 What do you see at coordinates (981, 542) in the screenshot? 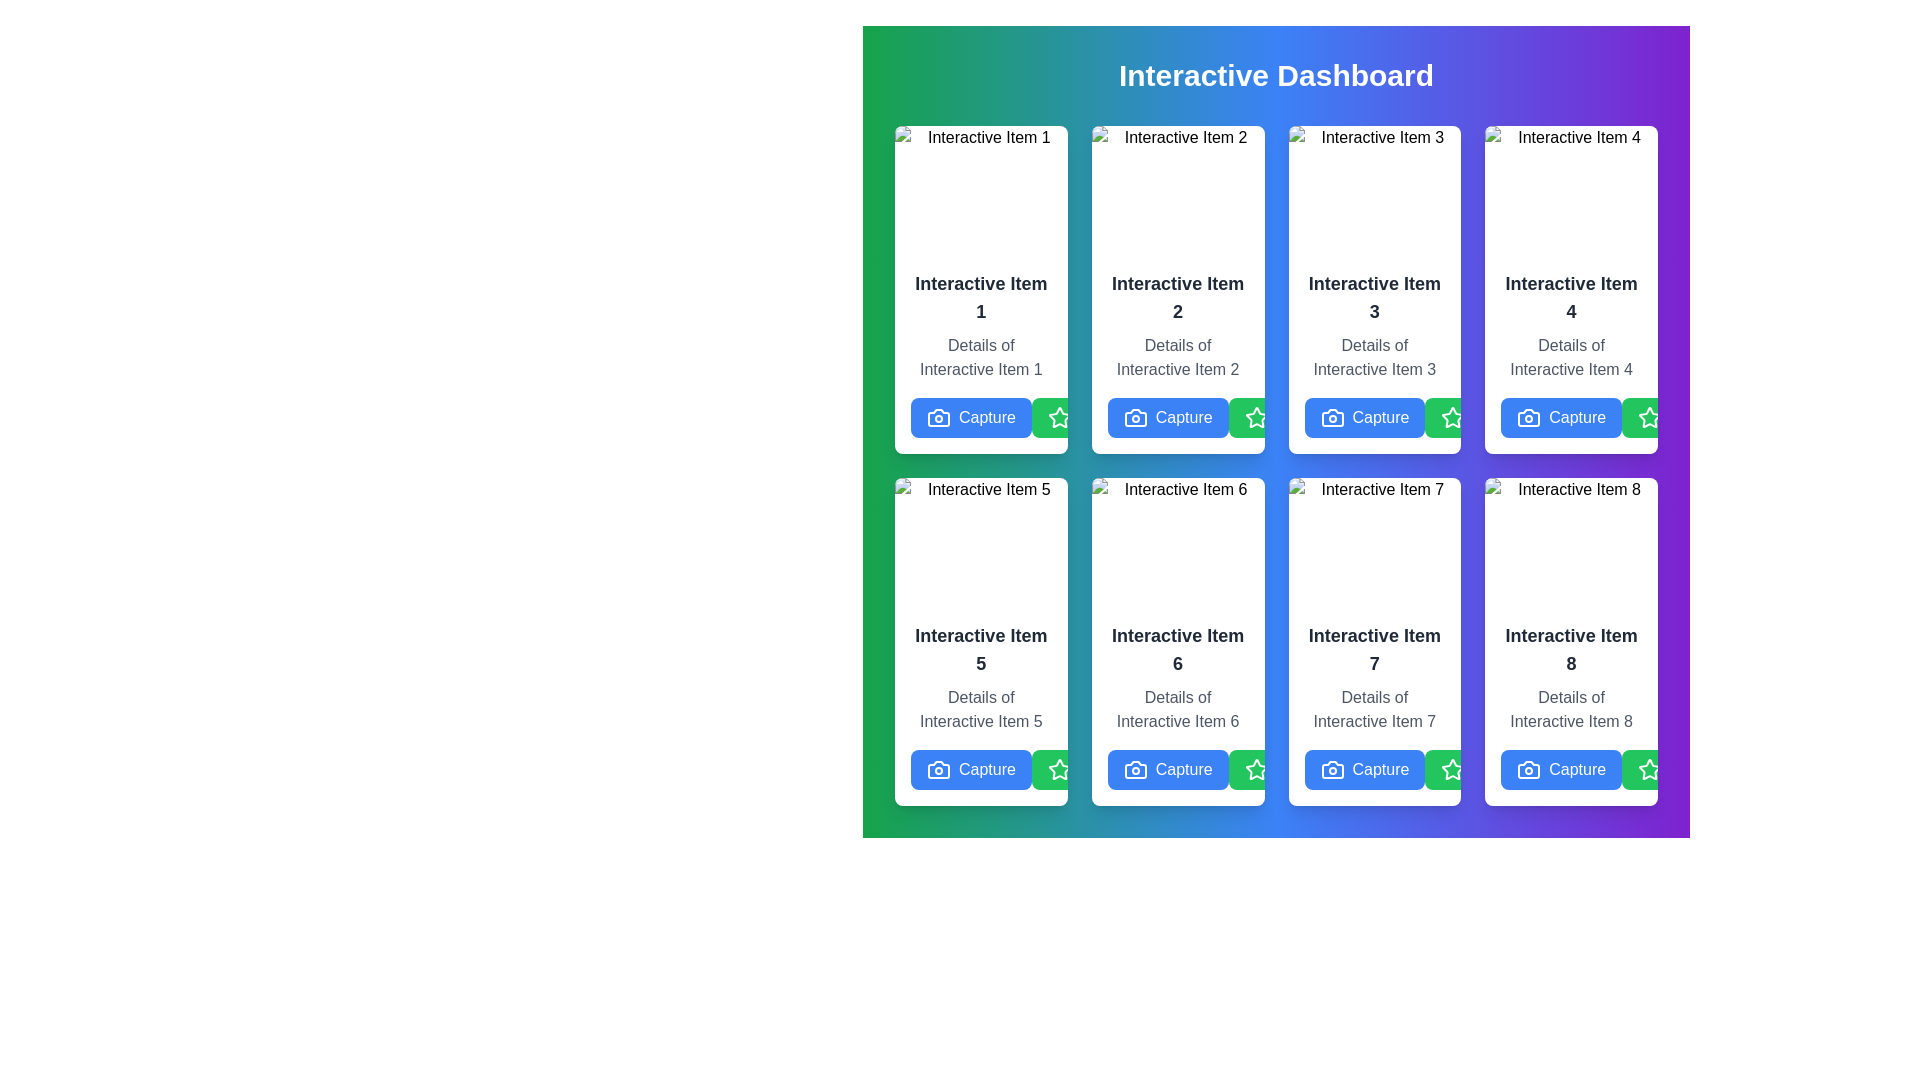
I see `the placeholder image labeled 'Interactive Item 5' located in the upper section of the card in the second row, first column of the grid layout` at bounding box center [981, 542].